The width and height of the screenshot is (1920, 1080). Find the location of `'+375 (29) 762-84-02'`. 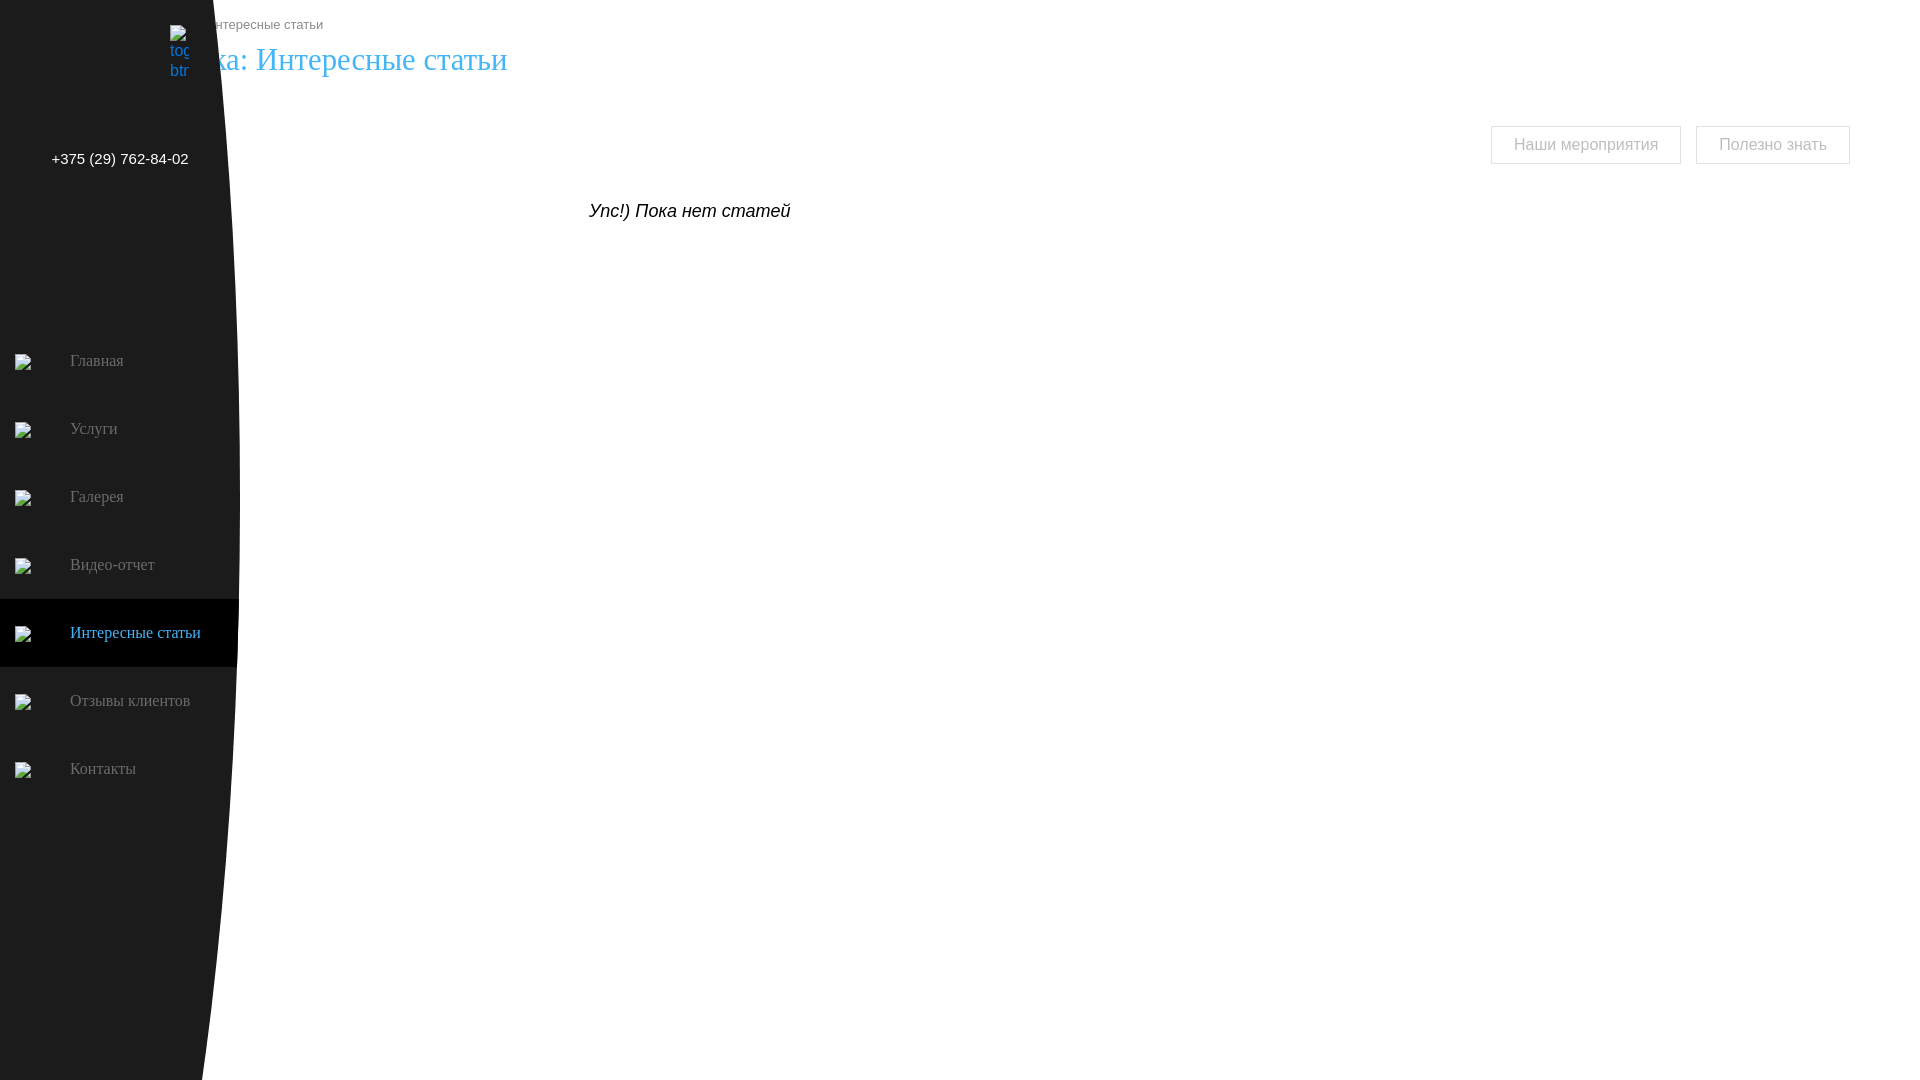

'+375 (29) 762-84-02' is located at coordinates (0, 157).